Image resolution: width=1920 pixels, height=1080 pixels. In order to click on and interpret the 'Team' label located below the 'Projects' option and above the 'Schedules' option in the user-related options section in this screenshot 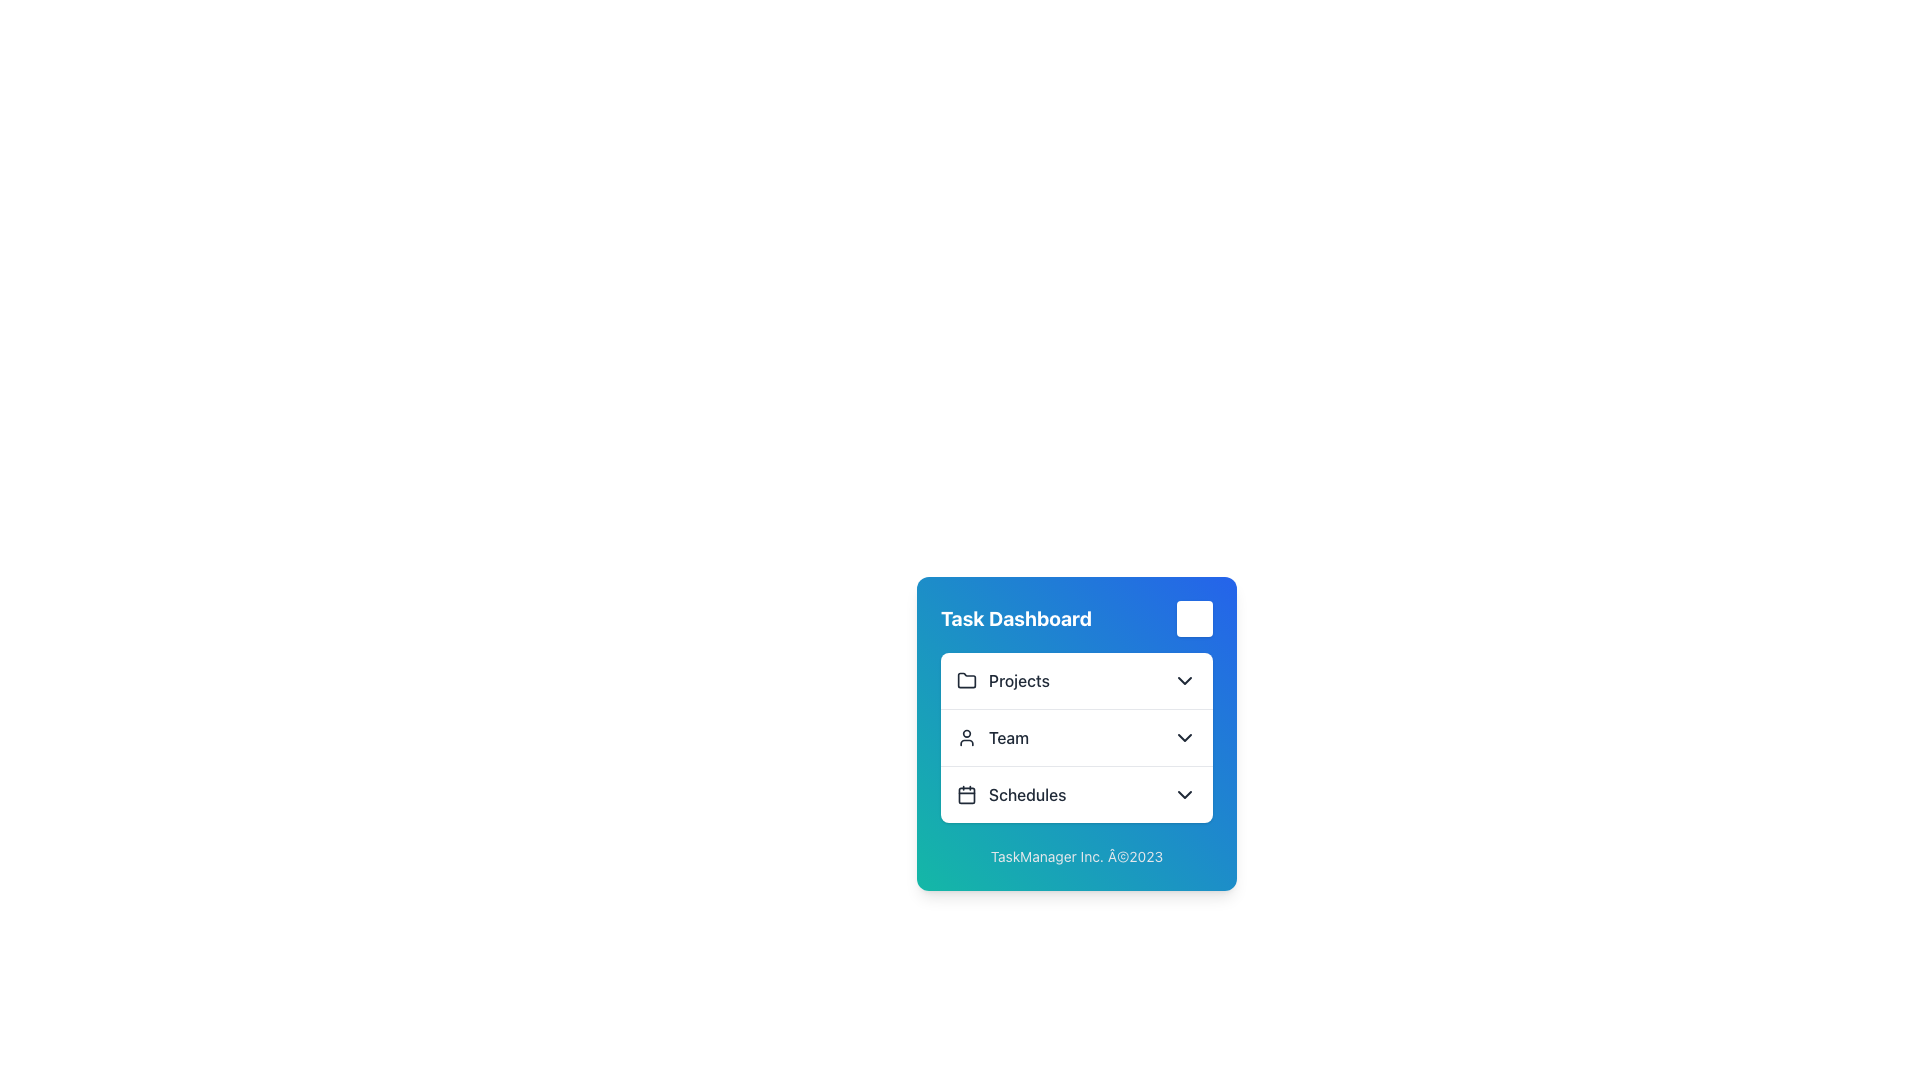, I will do `click(1008, 737)`.